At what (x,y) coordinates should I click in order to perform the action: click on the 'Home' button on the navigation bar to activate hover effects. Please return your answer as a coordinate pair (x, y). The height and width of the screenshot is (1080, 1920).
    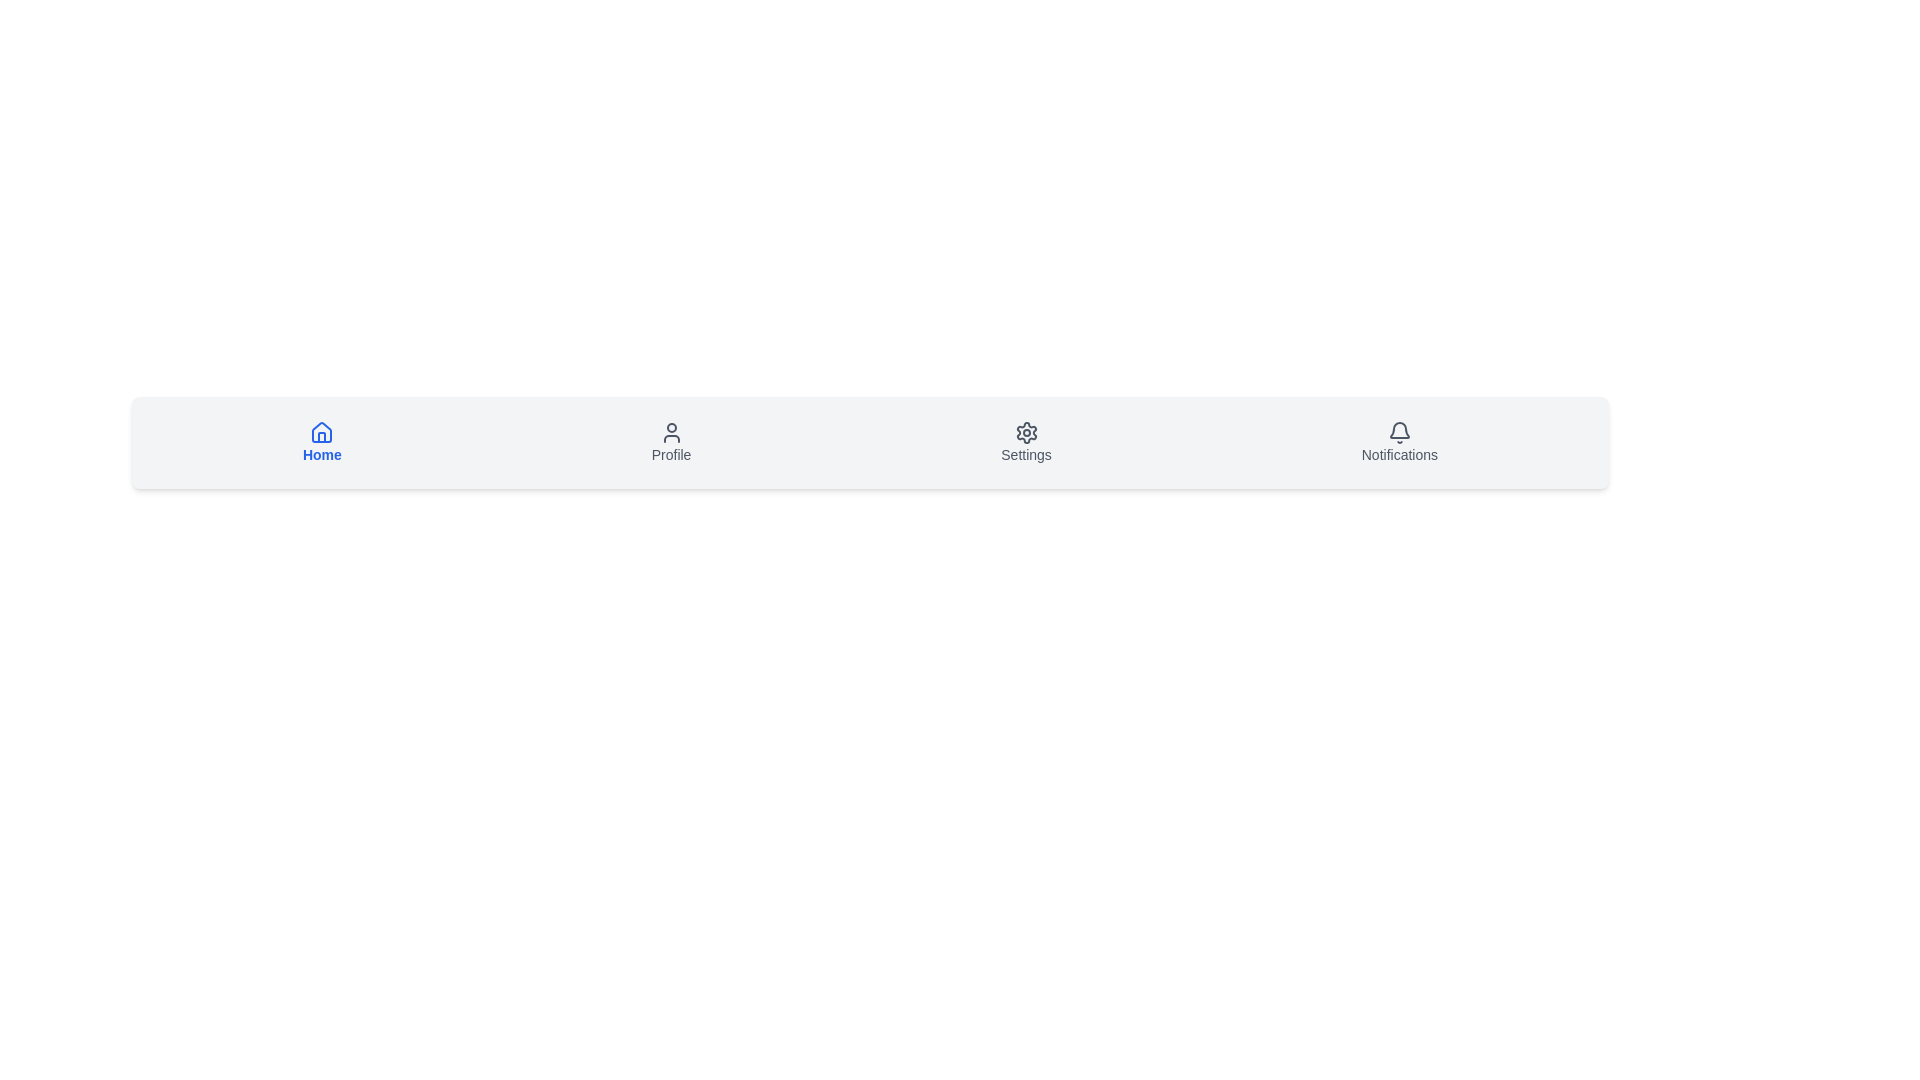
    Looking at the image, I should click on (322, 442).